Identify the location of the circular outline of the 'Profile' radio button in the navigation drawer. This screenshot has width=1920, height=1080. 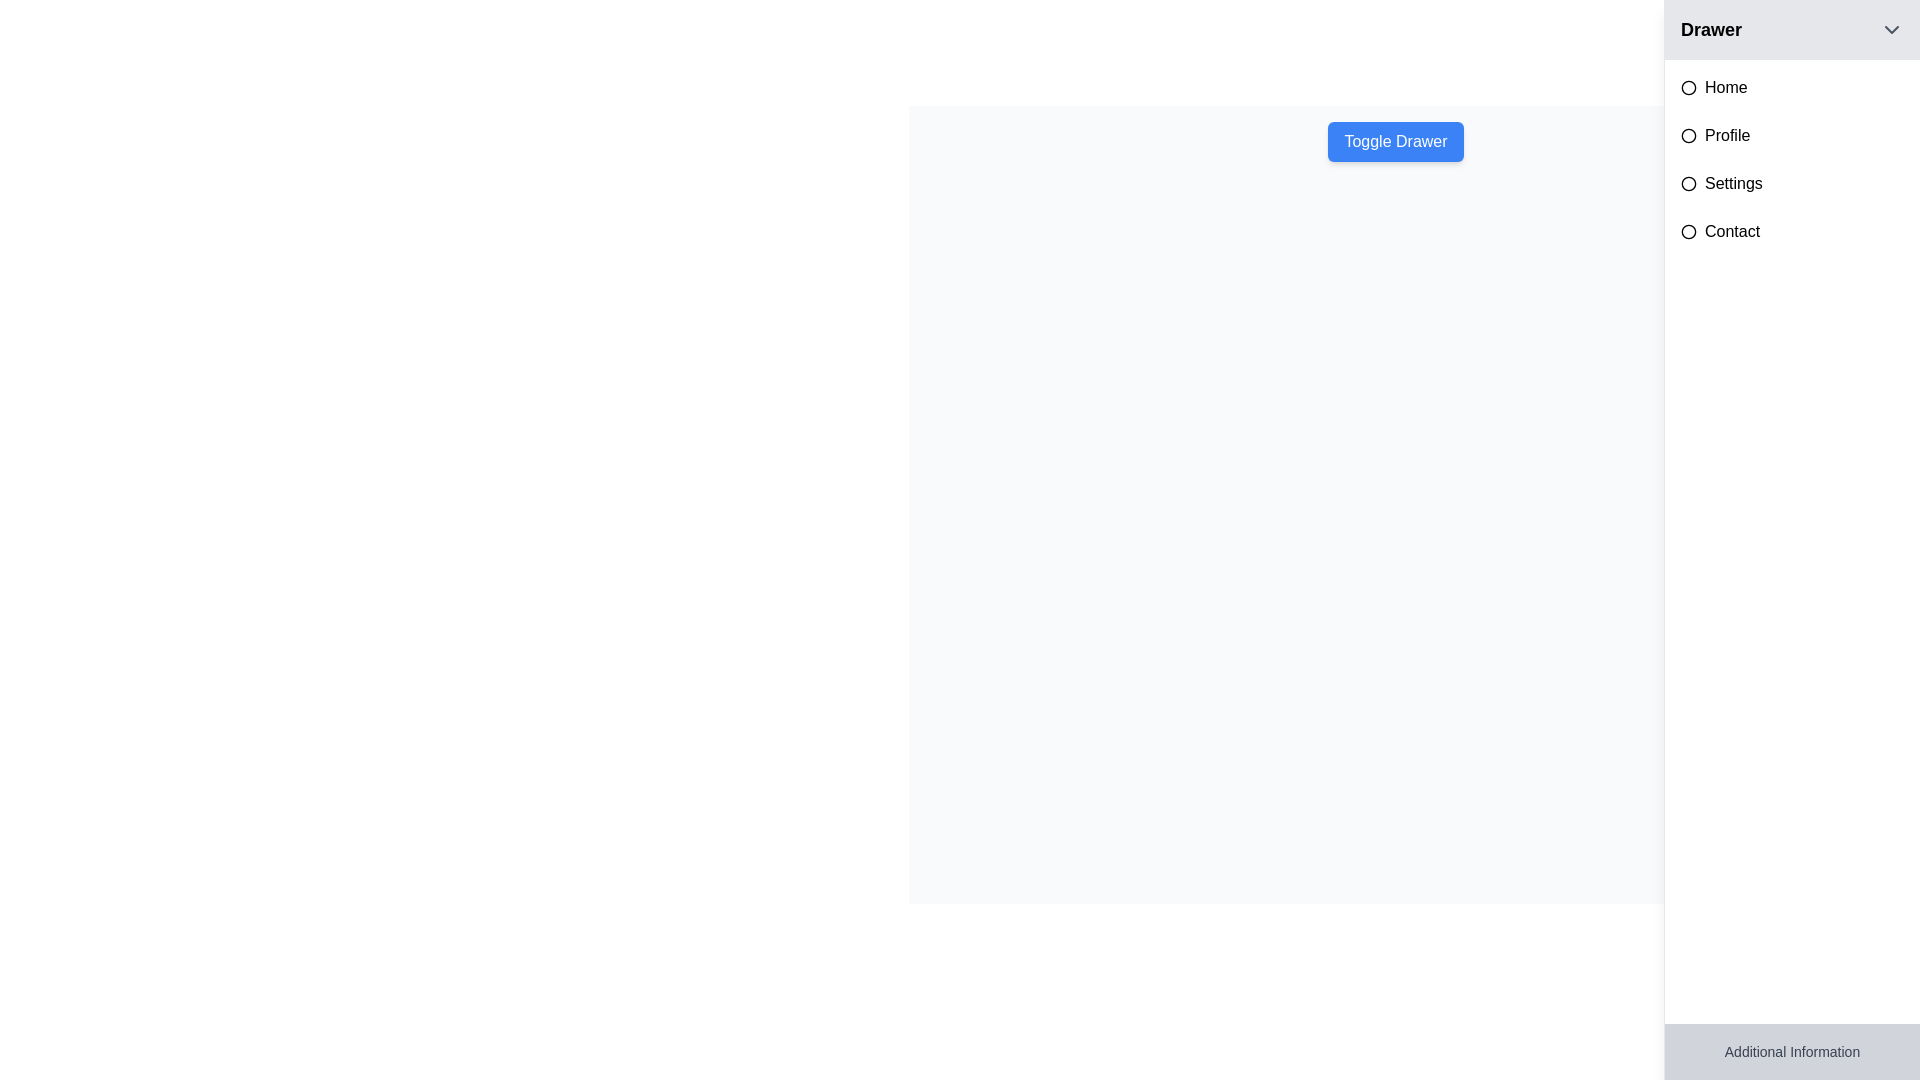
(1688, 135).